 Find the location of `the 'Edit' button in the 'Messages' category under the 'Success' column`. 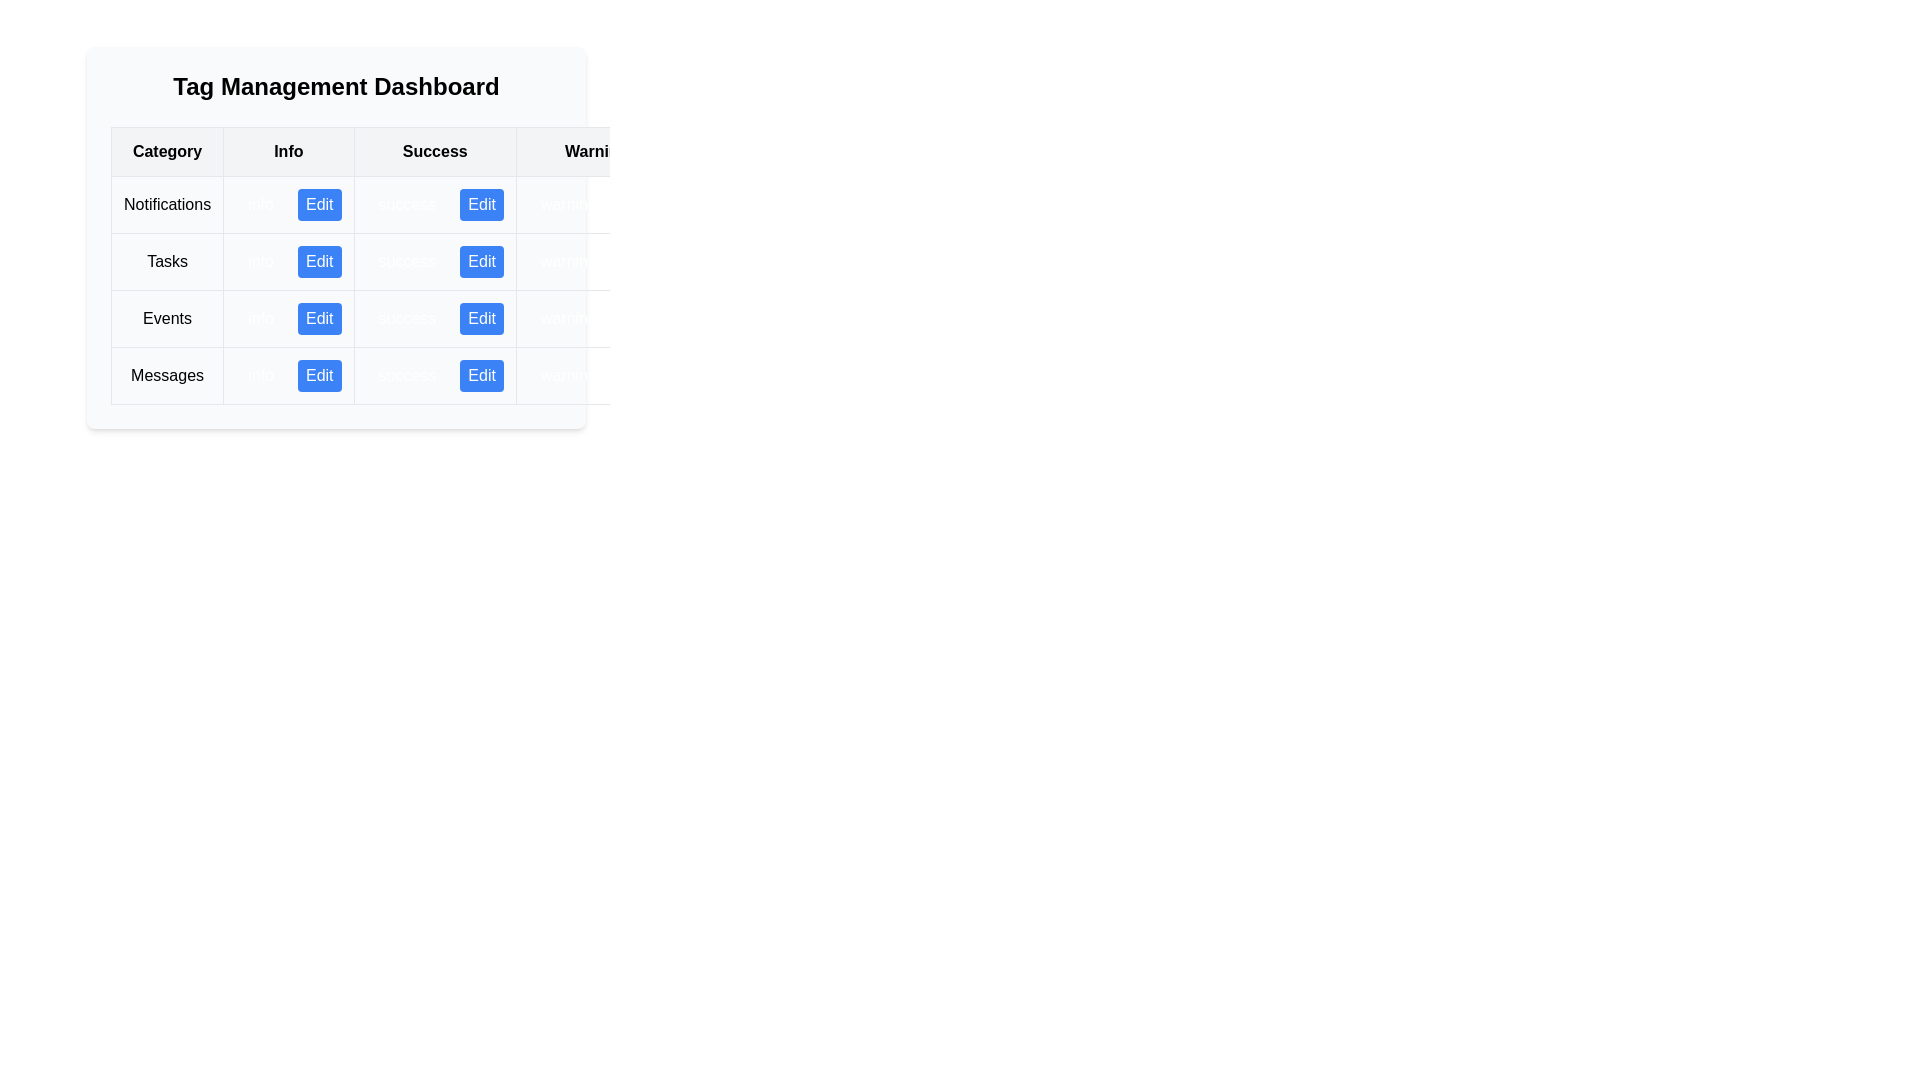

the 'Edit' button in the 'Messages' category under the 'Success' column is located at coordinates (482, 375).